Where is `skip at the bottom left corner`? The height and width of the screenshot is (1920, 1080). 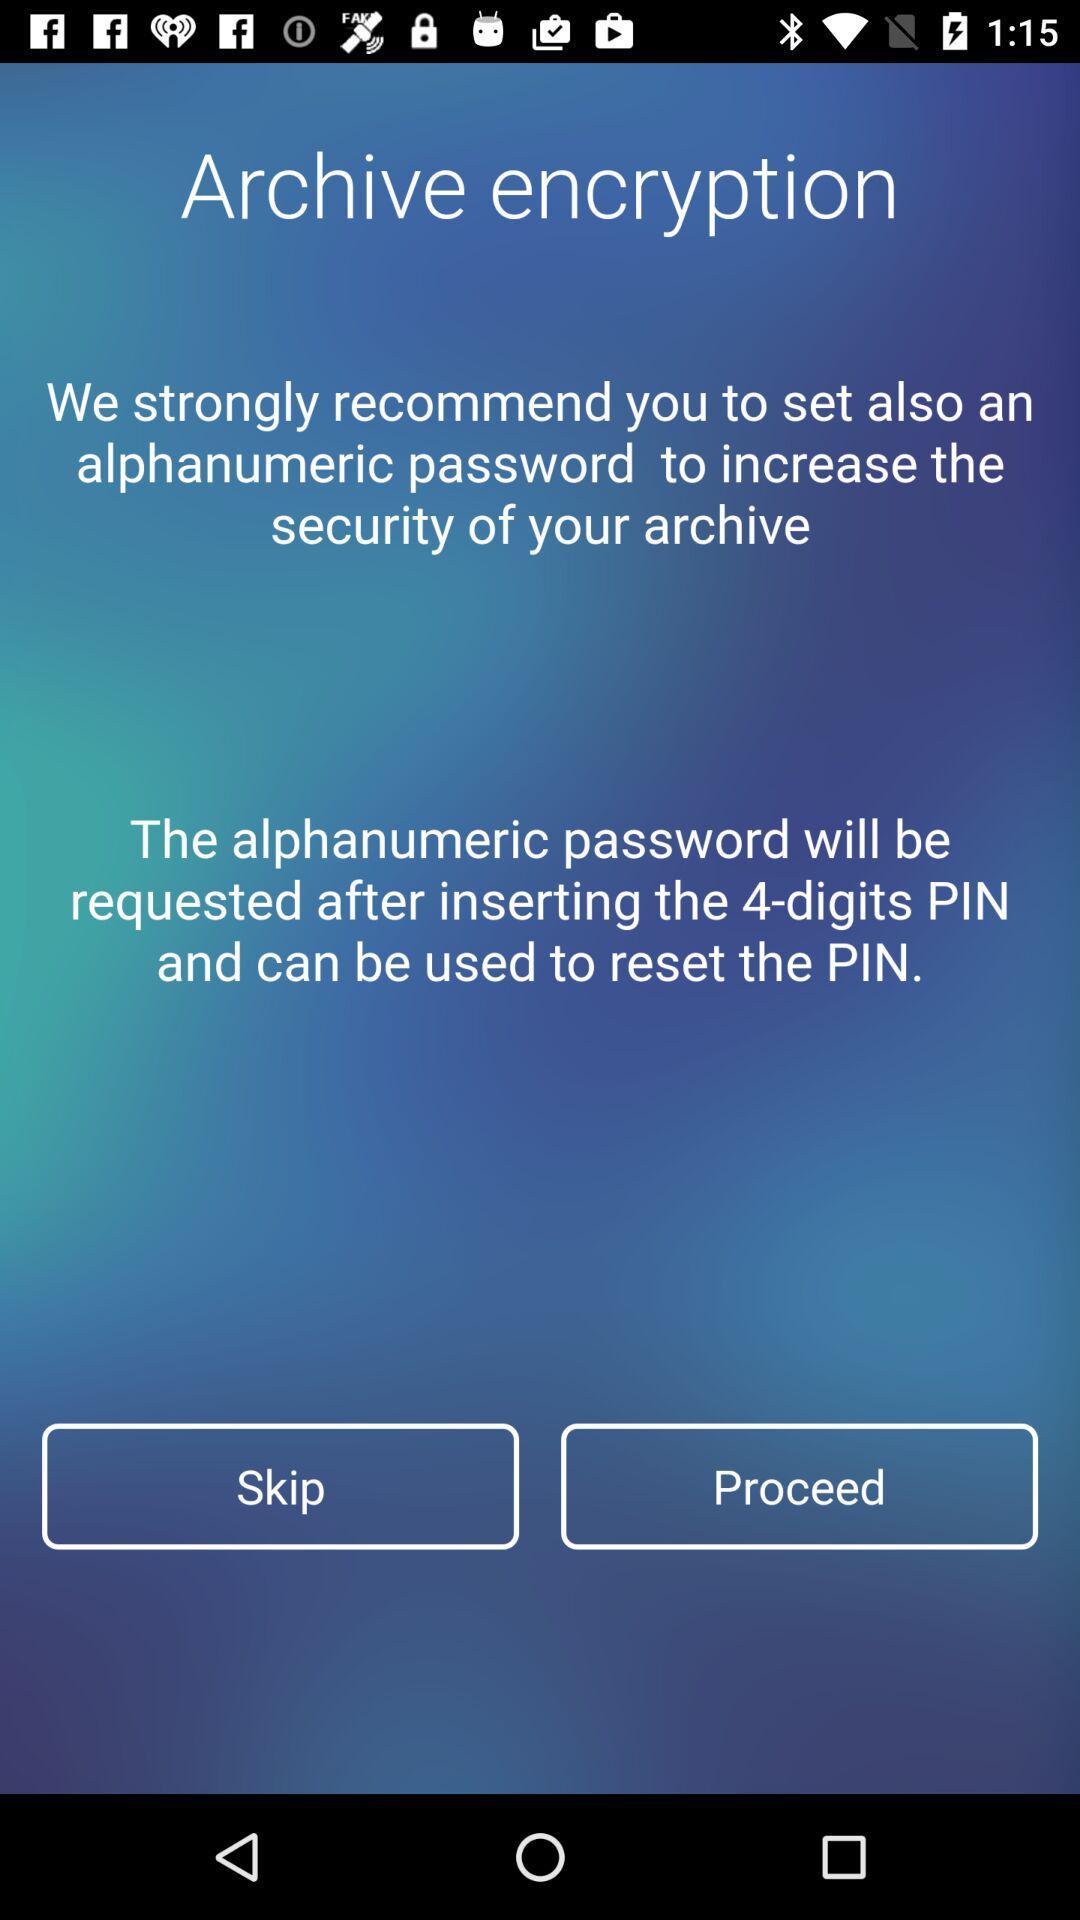
skip at the bottom left corner is located at coordinates (280, 1486).